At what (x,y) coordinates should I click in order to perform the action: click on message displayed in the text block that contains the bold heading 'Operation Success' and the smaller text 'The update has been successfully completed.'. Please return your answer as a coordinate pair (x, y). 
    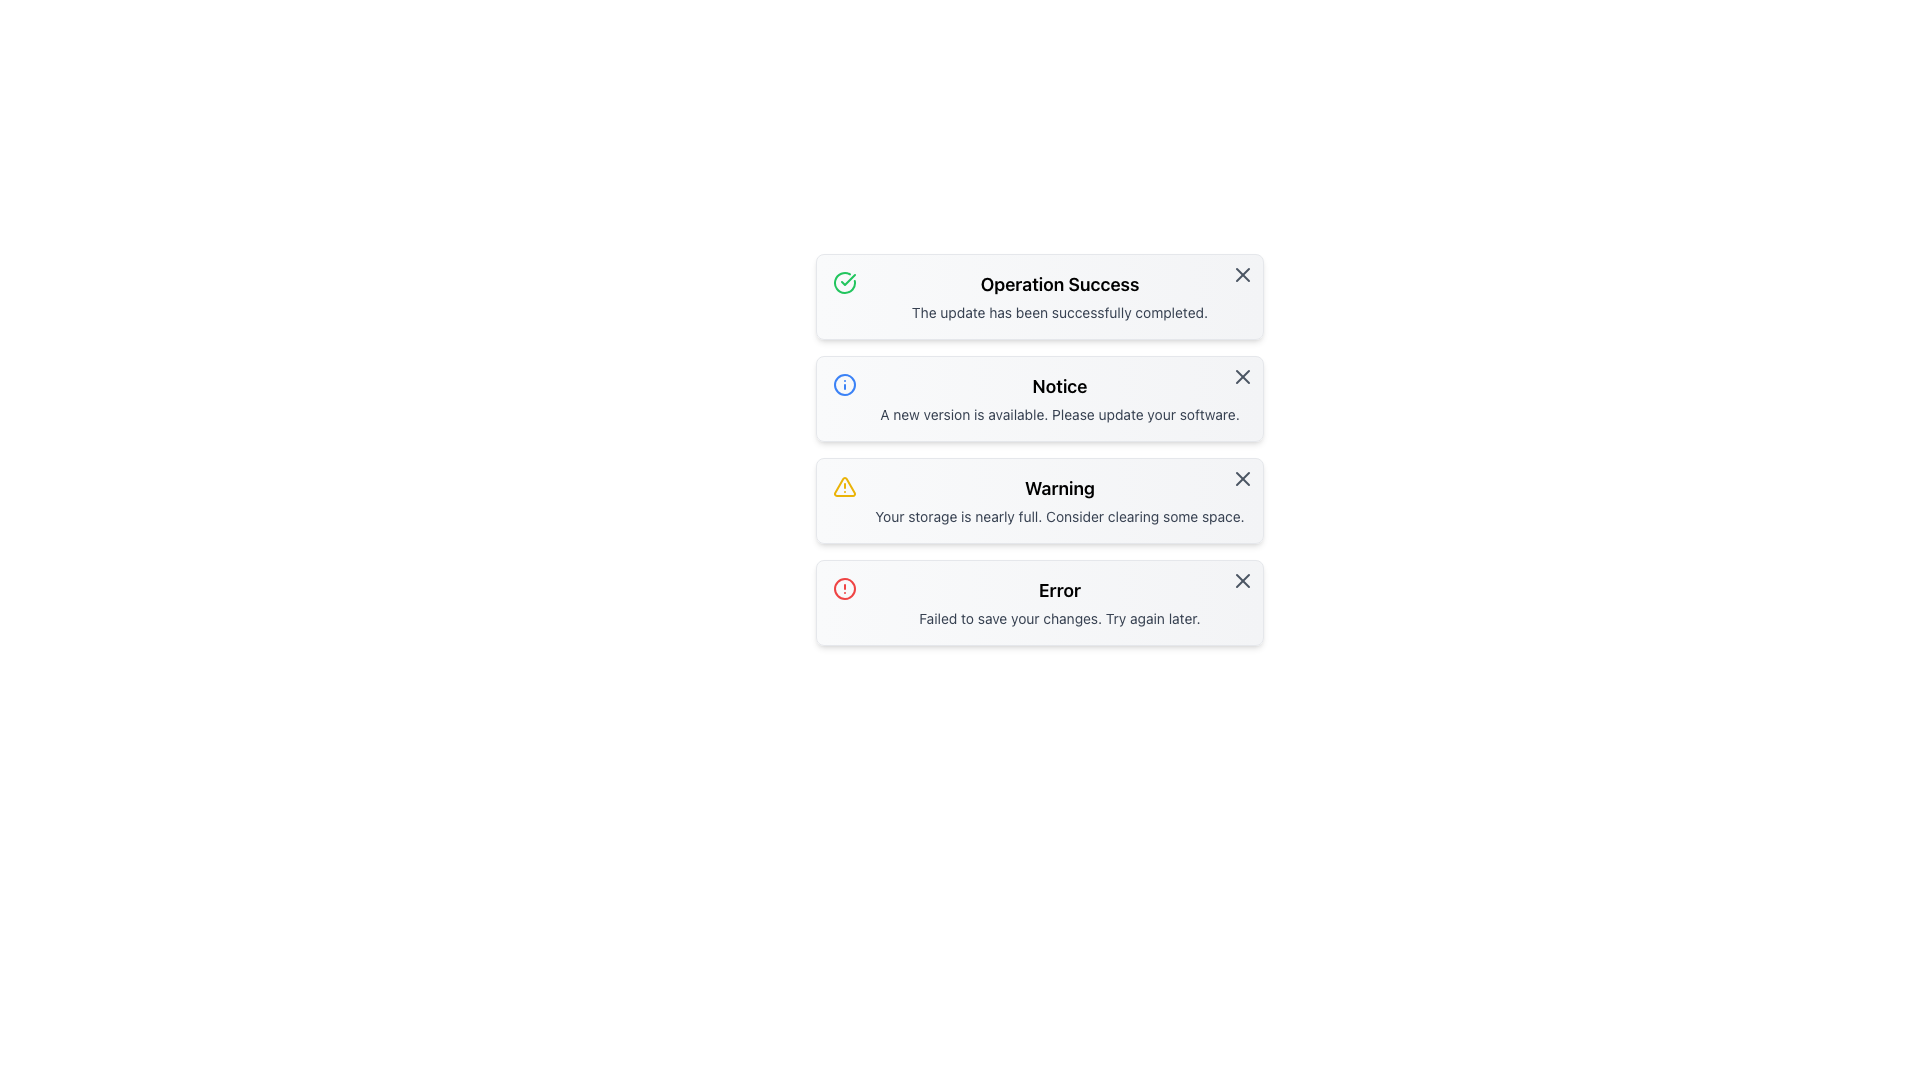
    Looking at the image, I should click on (1059, 297).